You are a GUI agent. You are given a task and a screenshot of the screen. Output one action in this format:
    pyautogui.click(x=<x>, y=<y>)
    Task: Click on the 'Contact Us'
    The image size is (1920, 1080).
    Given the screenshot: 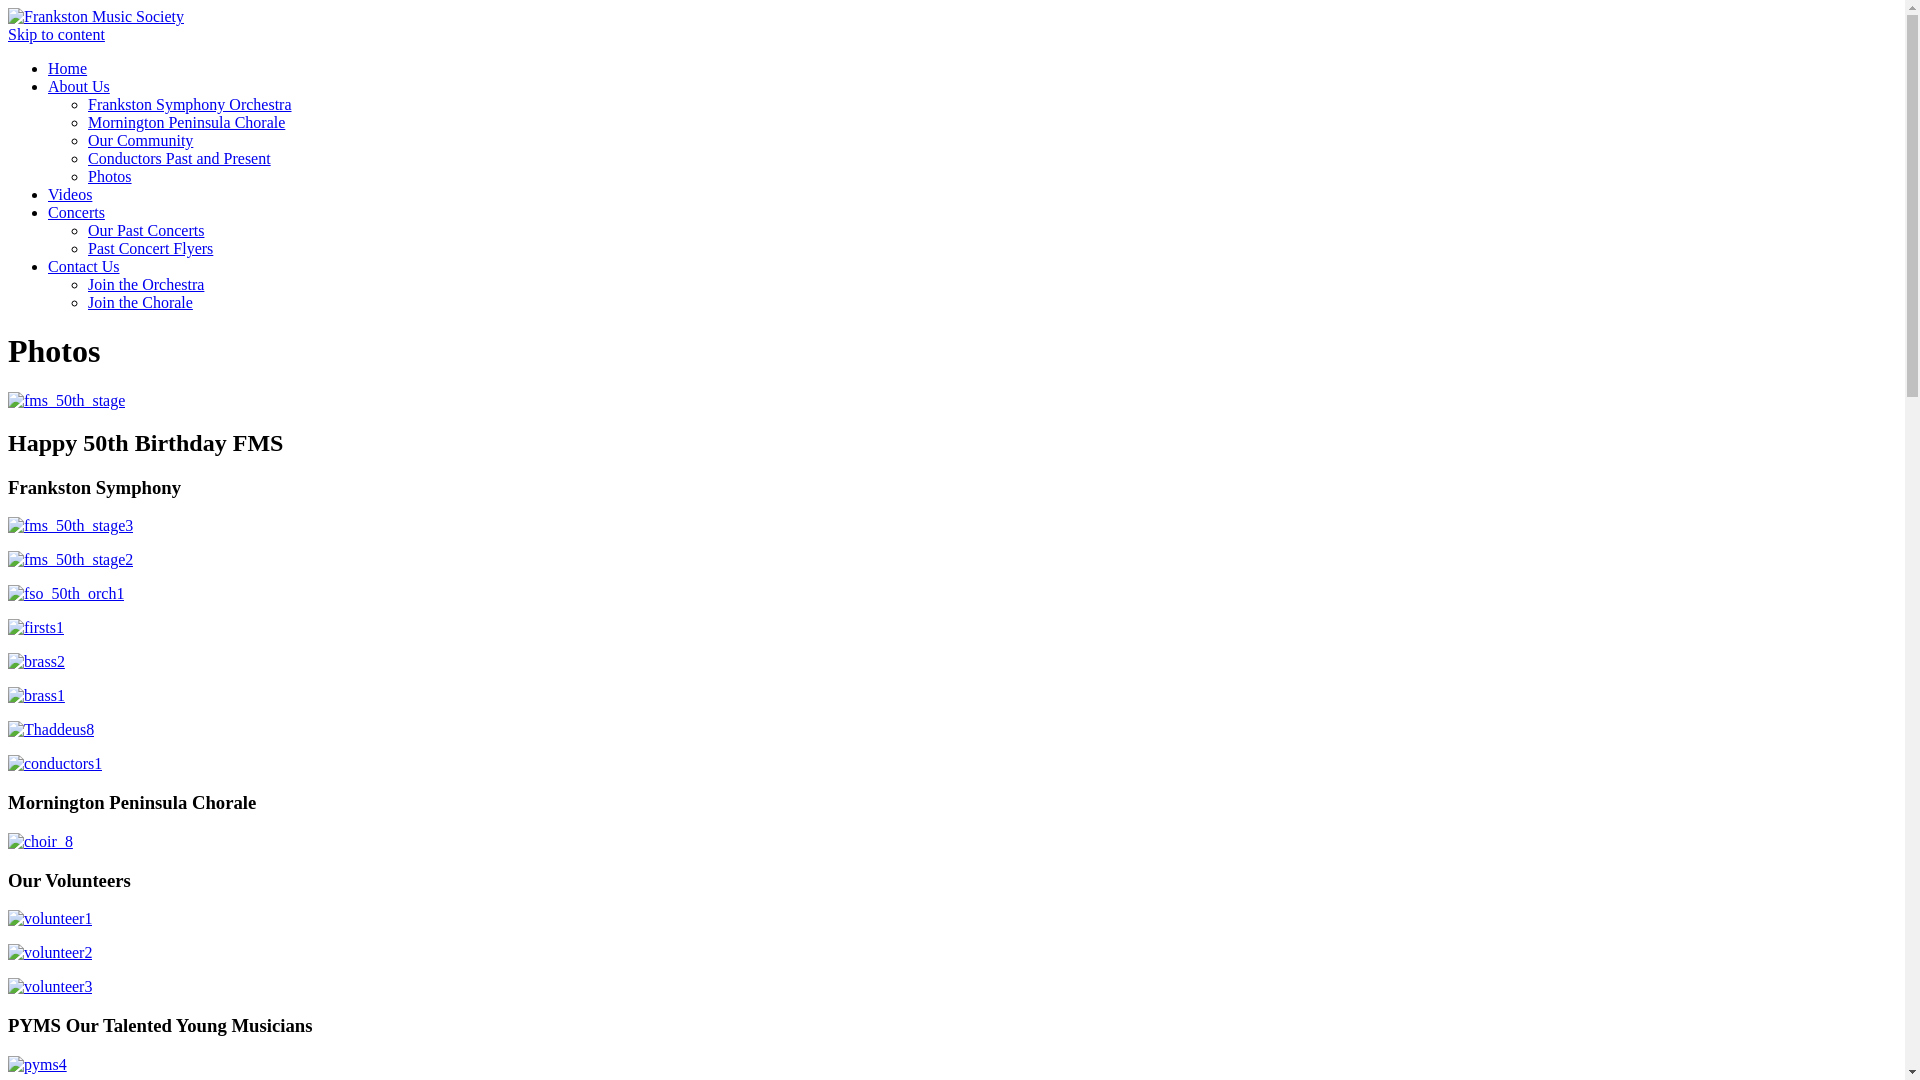 What is the action you would take?
    pyautogui.click(x=48, y=265)
    